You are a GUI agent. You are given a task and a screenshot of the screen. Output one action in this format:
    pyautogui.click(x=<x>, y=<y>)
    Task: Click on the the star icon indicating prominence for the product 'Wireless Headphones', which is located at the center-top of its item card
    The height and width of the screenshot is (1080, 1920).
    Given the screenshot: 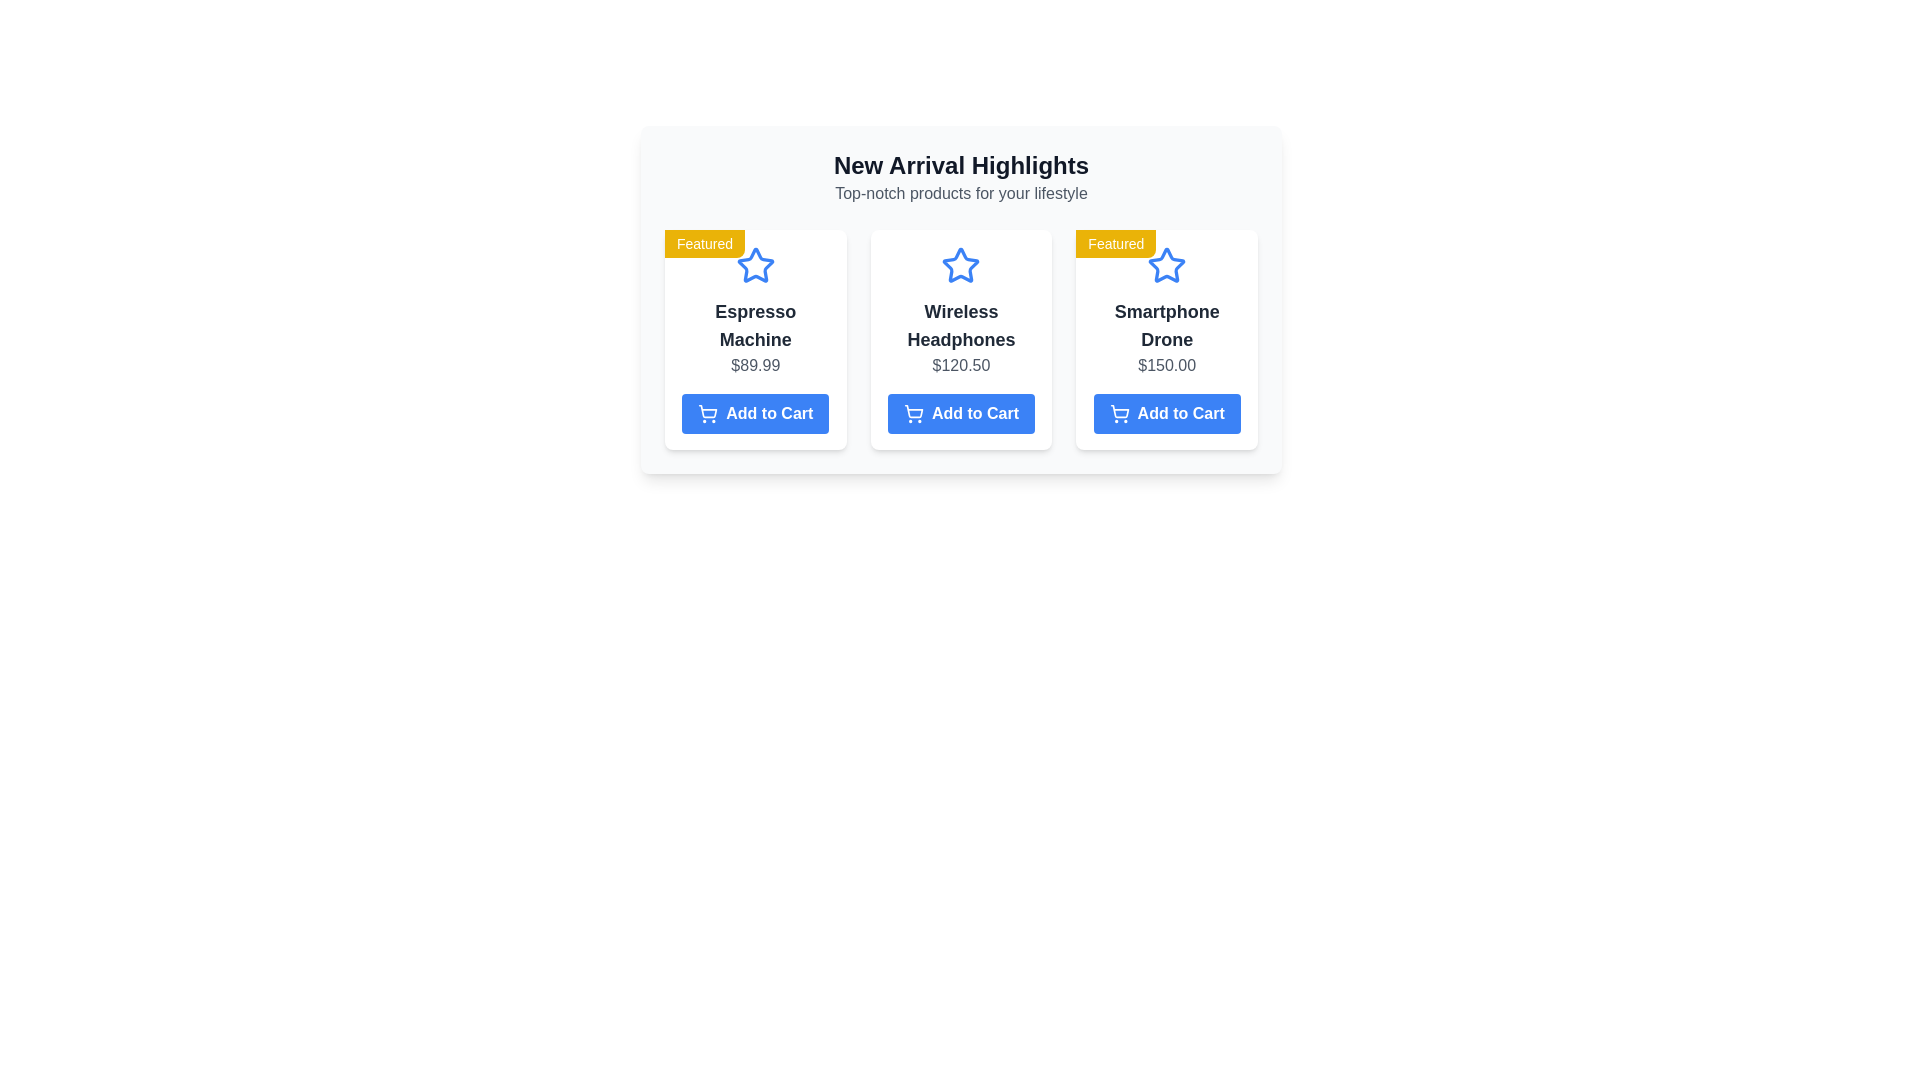 What is the action you would take?
    pyautogui.click(x=961, y=265)
    